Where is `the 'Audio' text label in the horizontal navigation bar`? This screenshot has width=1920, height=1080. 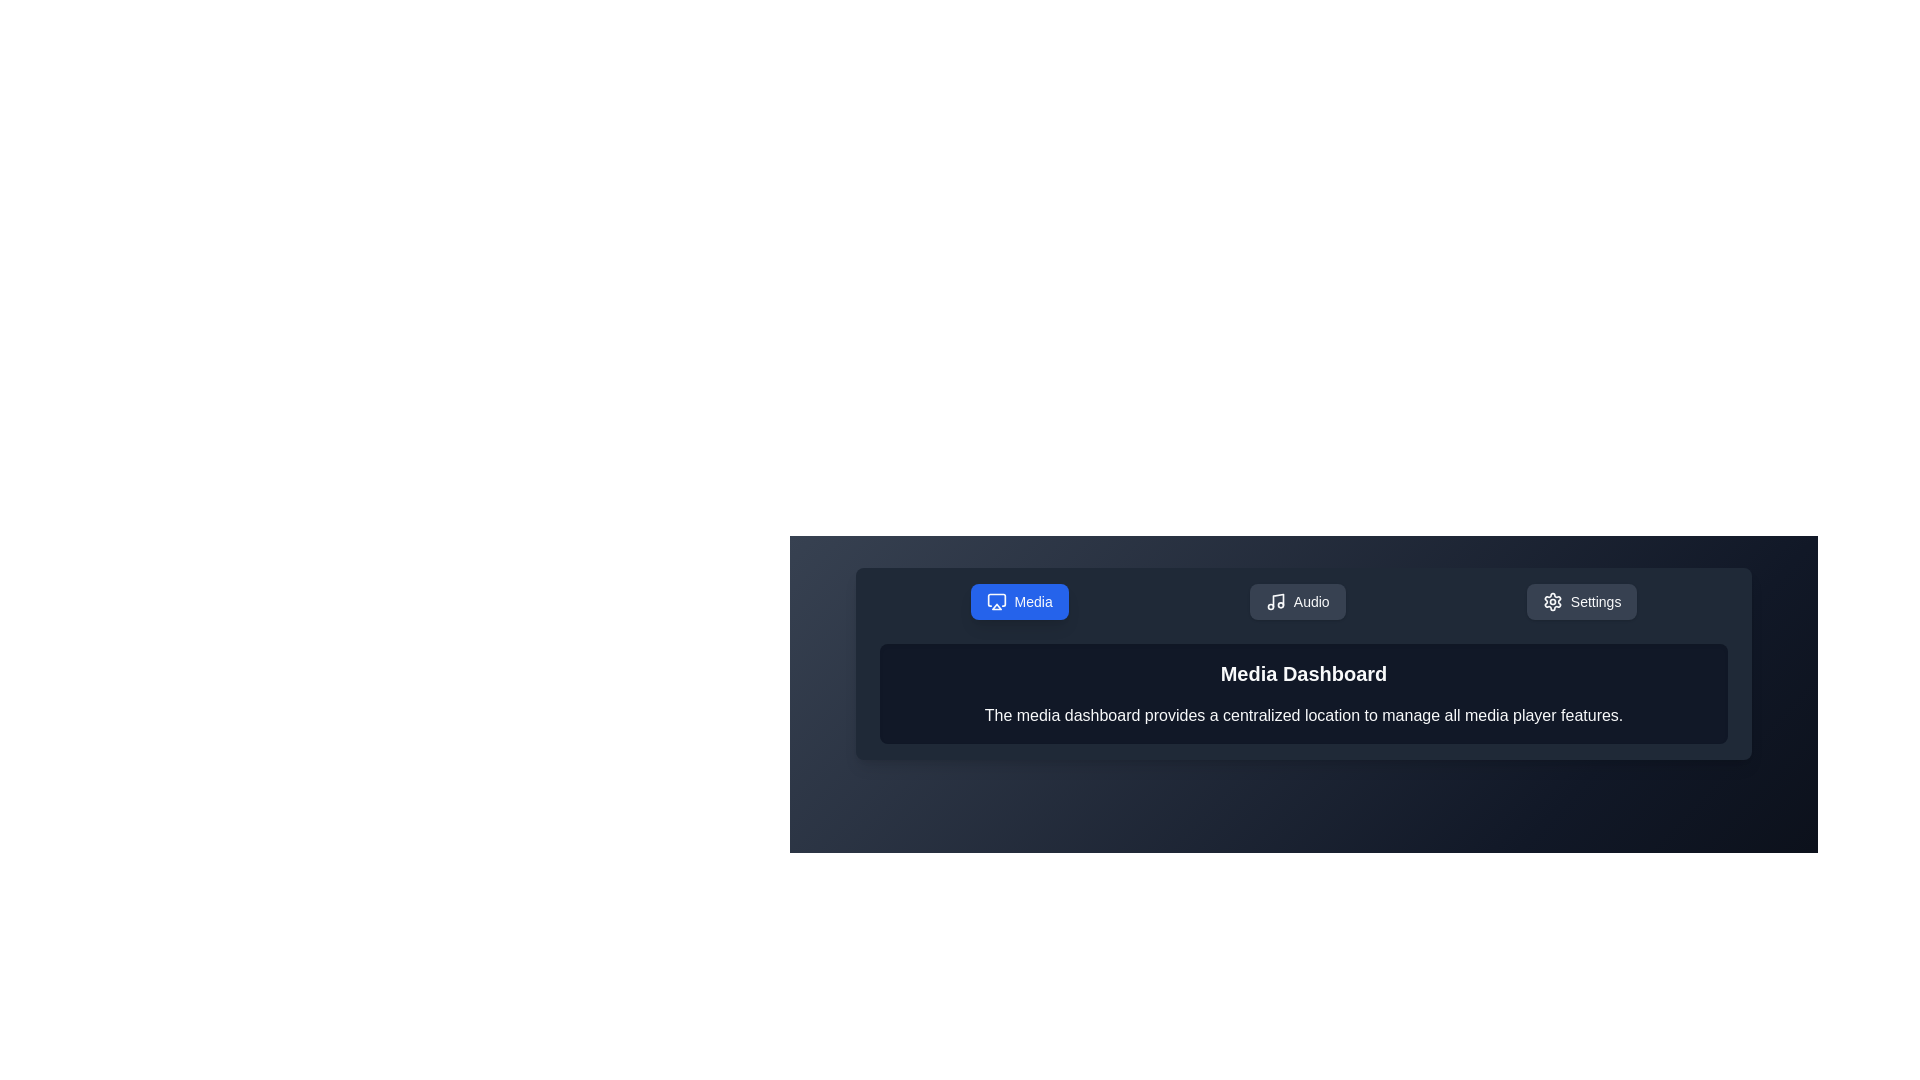 the 'Audio' text label in the horizontal navigation bar is located at coordinates (1311, 600).